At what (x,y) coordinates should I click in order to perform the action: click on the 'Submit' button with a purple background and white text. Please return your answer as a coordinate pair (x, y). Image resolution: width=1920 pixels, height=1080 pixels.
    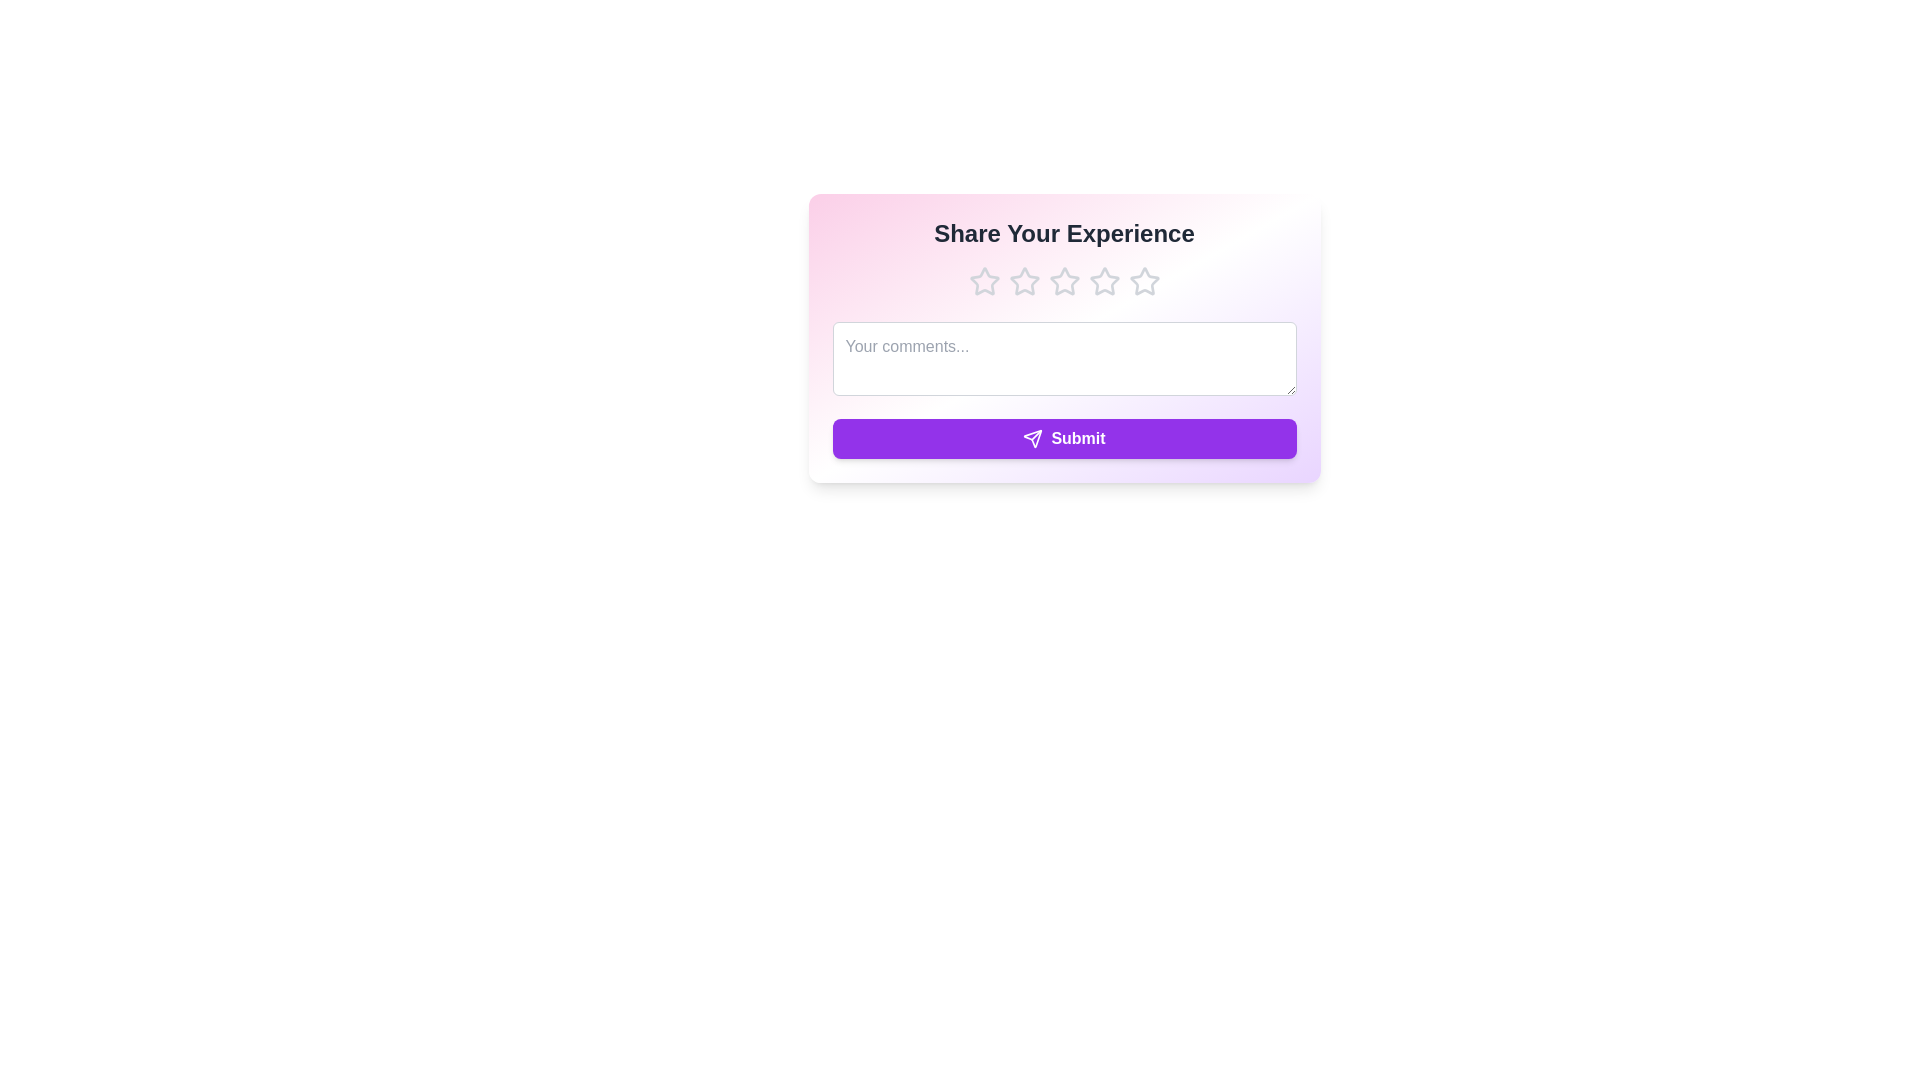
    Looking at the image, I should click on (1063, 438).